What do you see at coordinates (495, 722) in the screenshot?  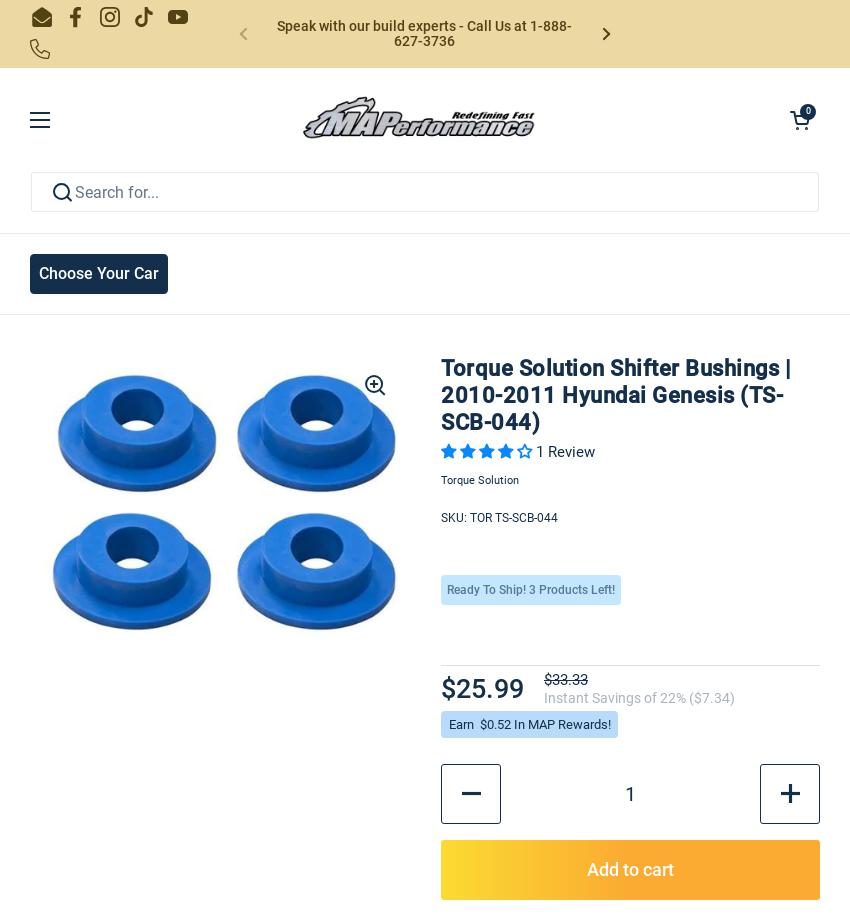 I see `'$0.52'` at bounding box center [495, 722].